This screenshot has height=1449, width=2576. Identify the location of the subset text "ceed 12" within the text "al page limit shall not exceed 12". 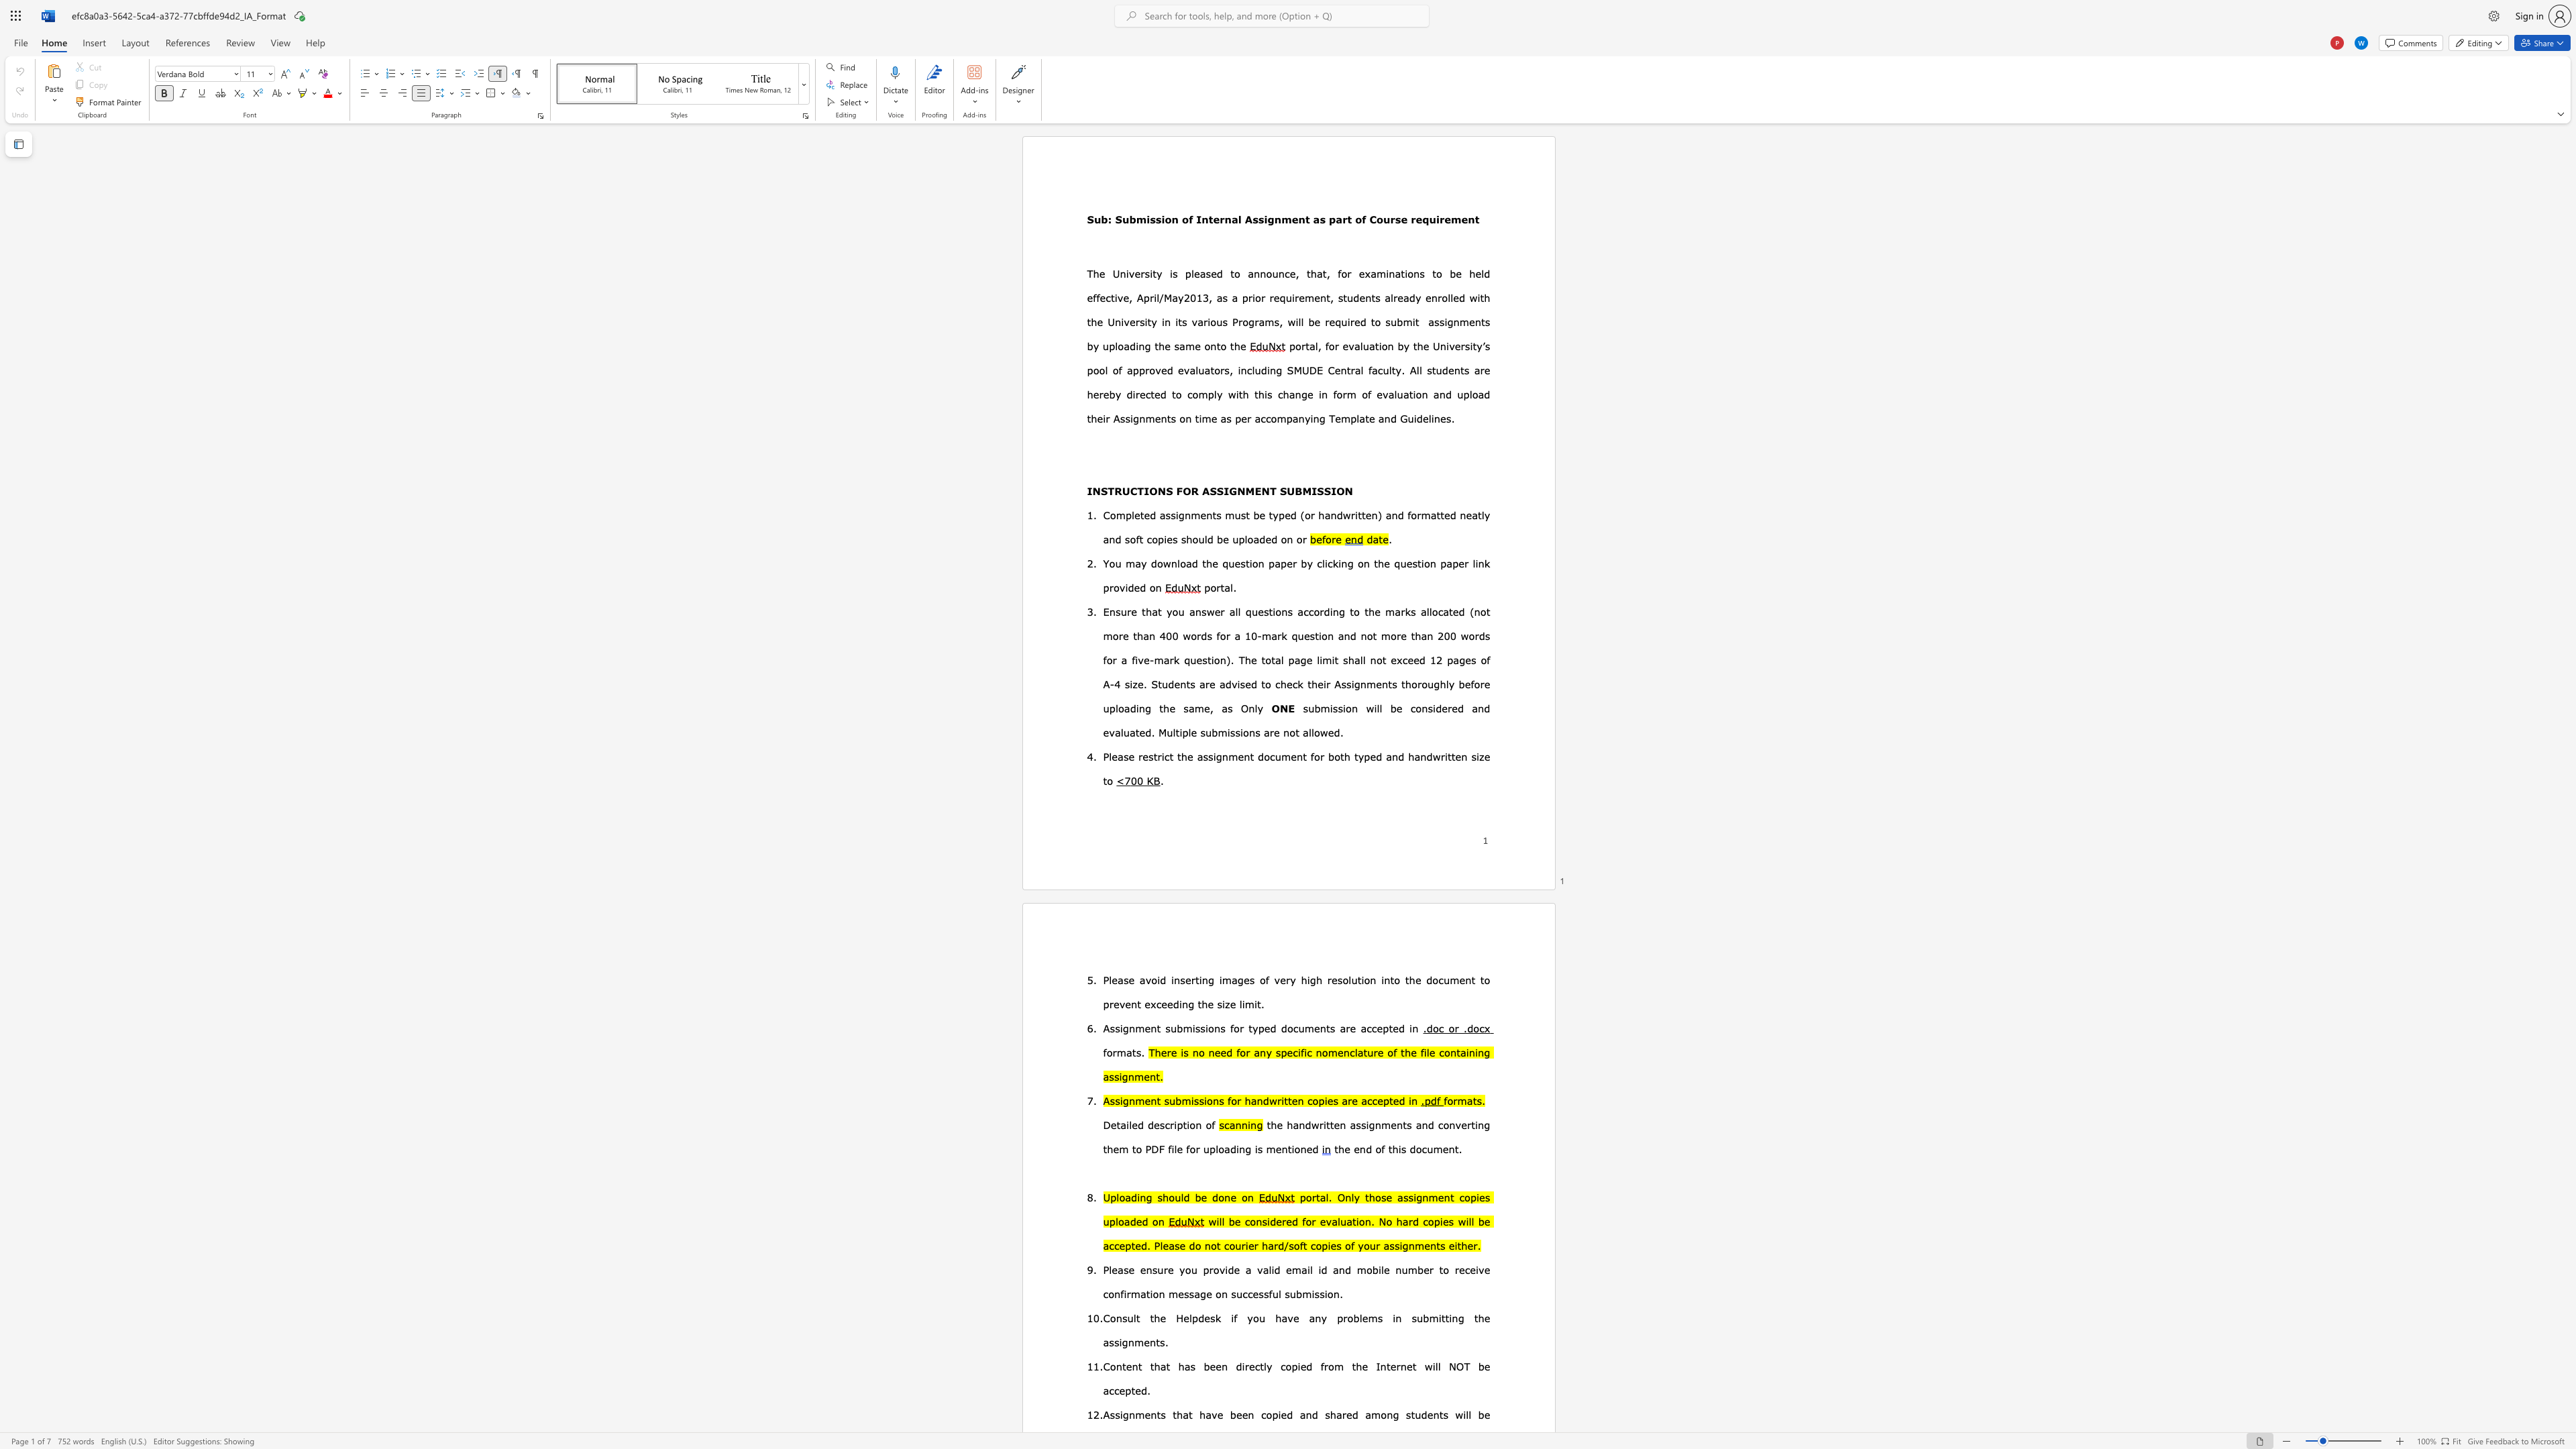
(1401, 659).